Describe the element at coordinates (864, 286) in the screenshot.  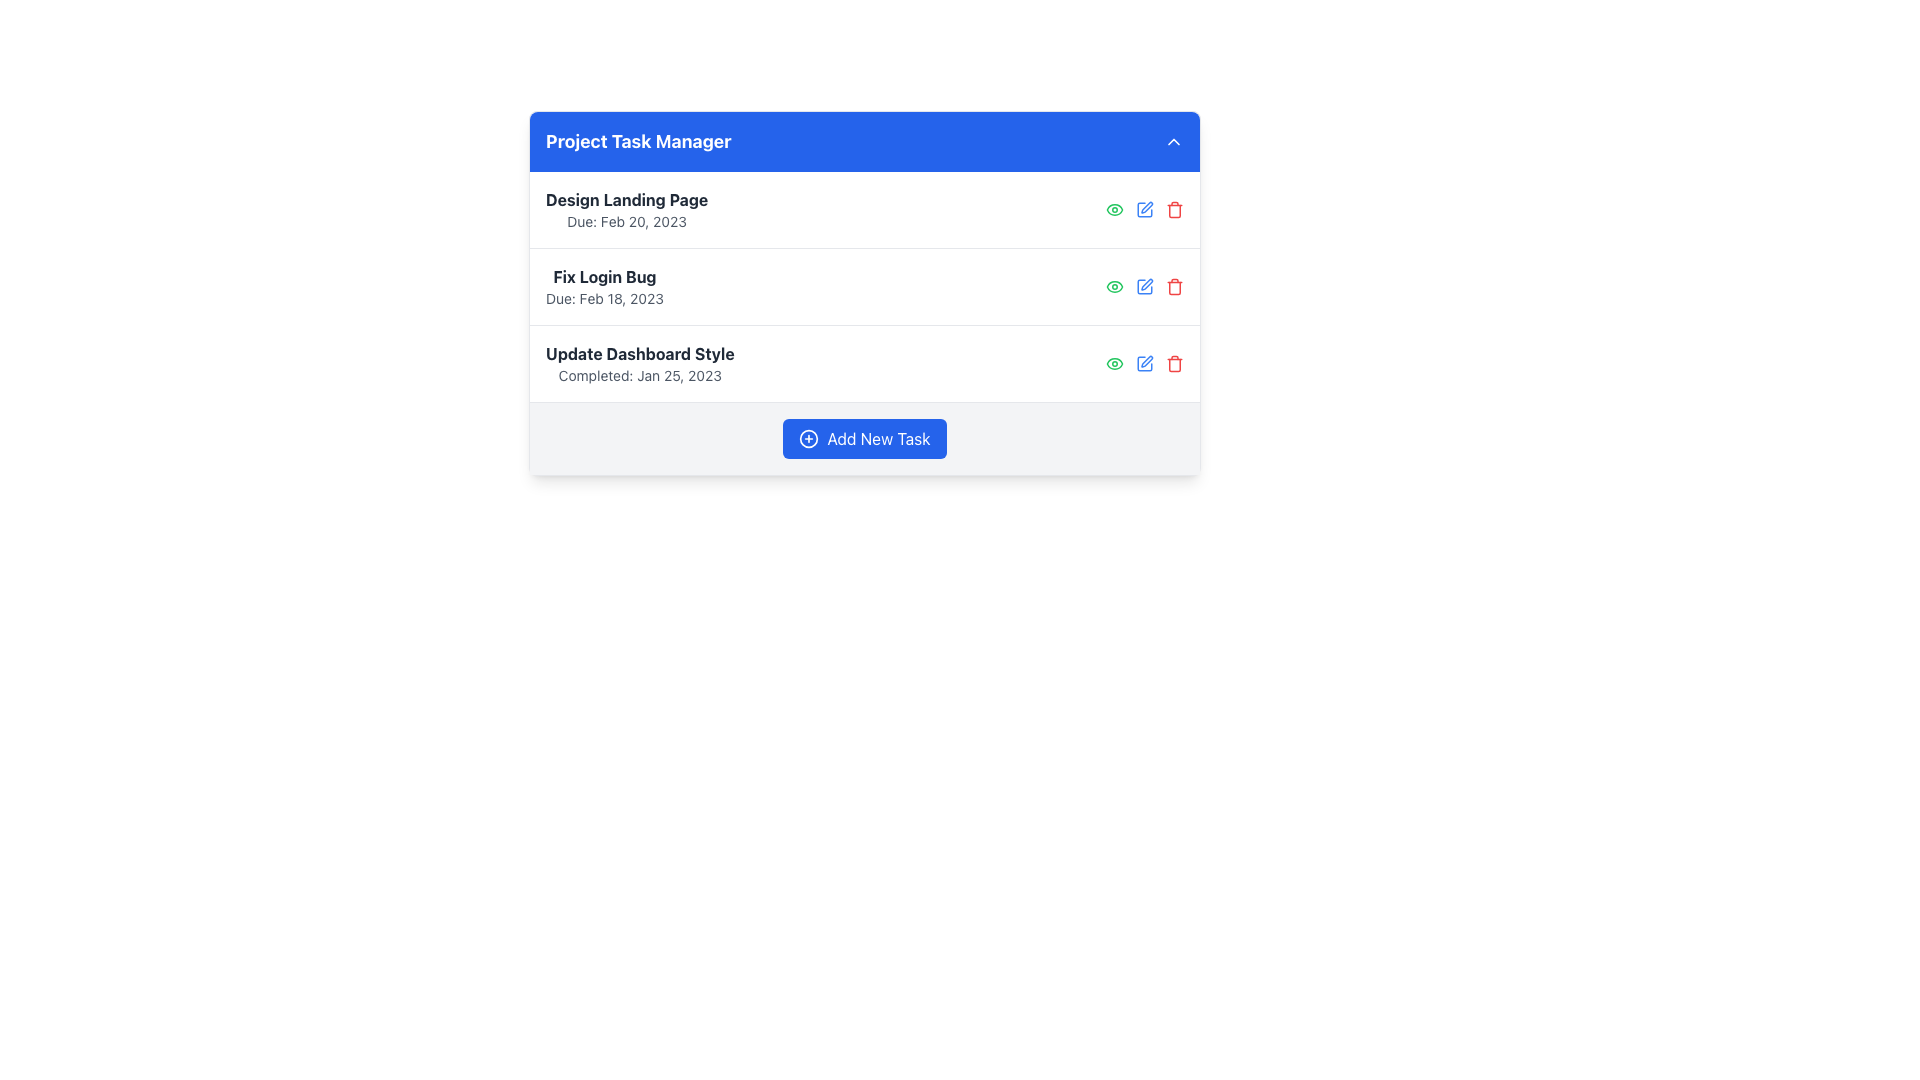
I see `the list item titled 'Fix Login Bug'` at that location.